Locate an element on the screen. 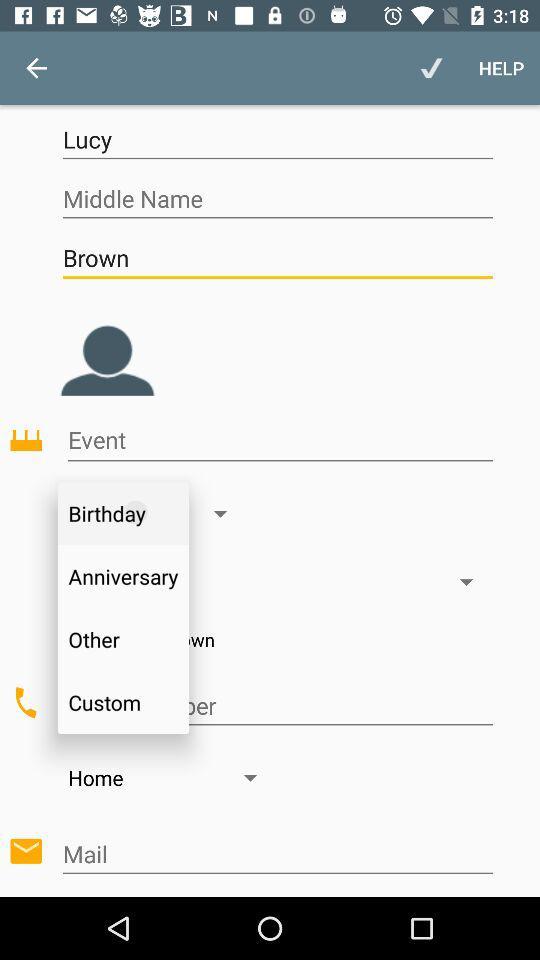 This screenshot has height=960, width=540. event name is located at coordinates (279, 440).